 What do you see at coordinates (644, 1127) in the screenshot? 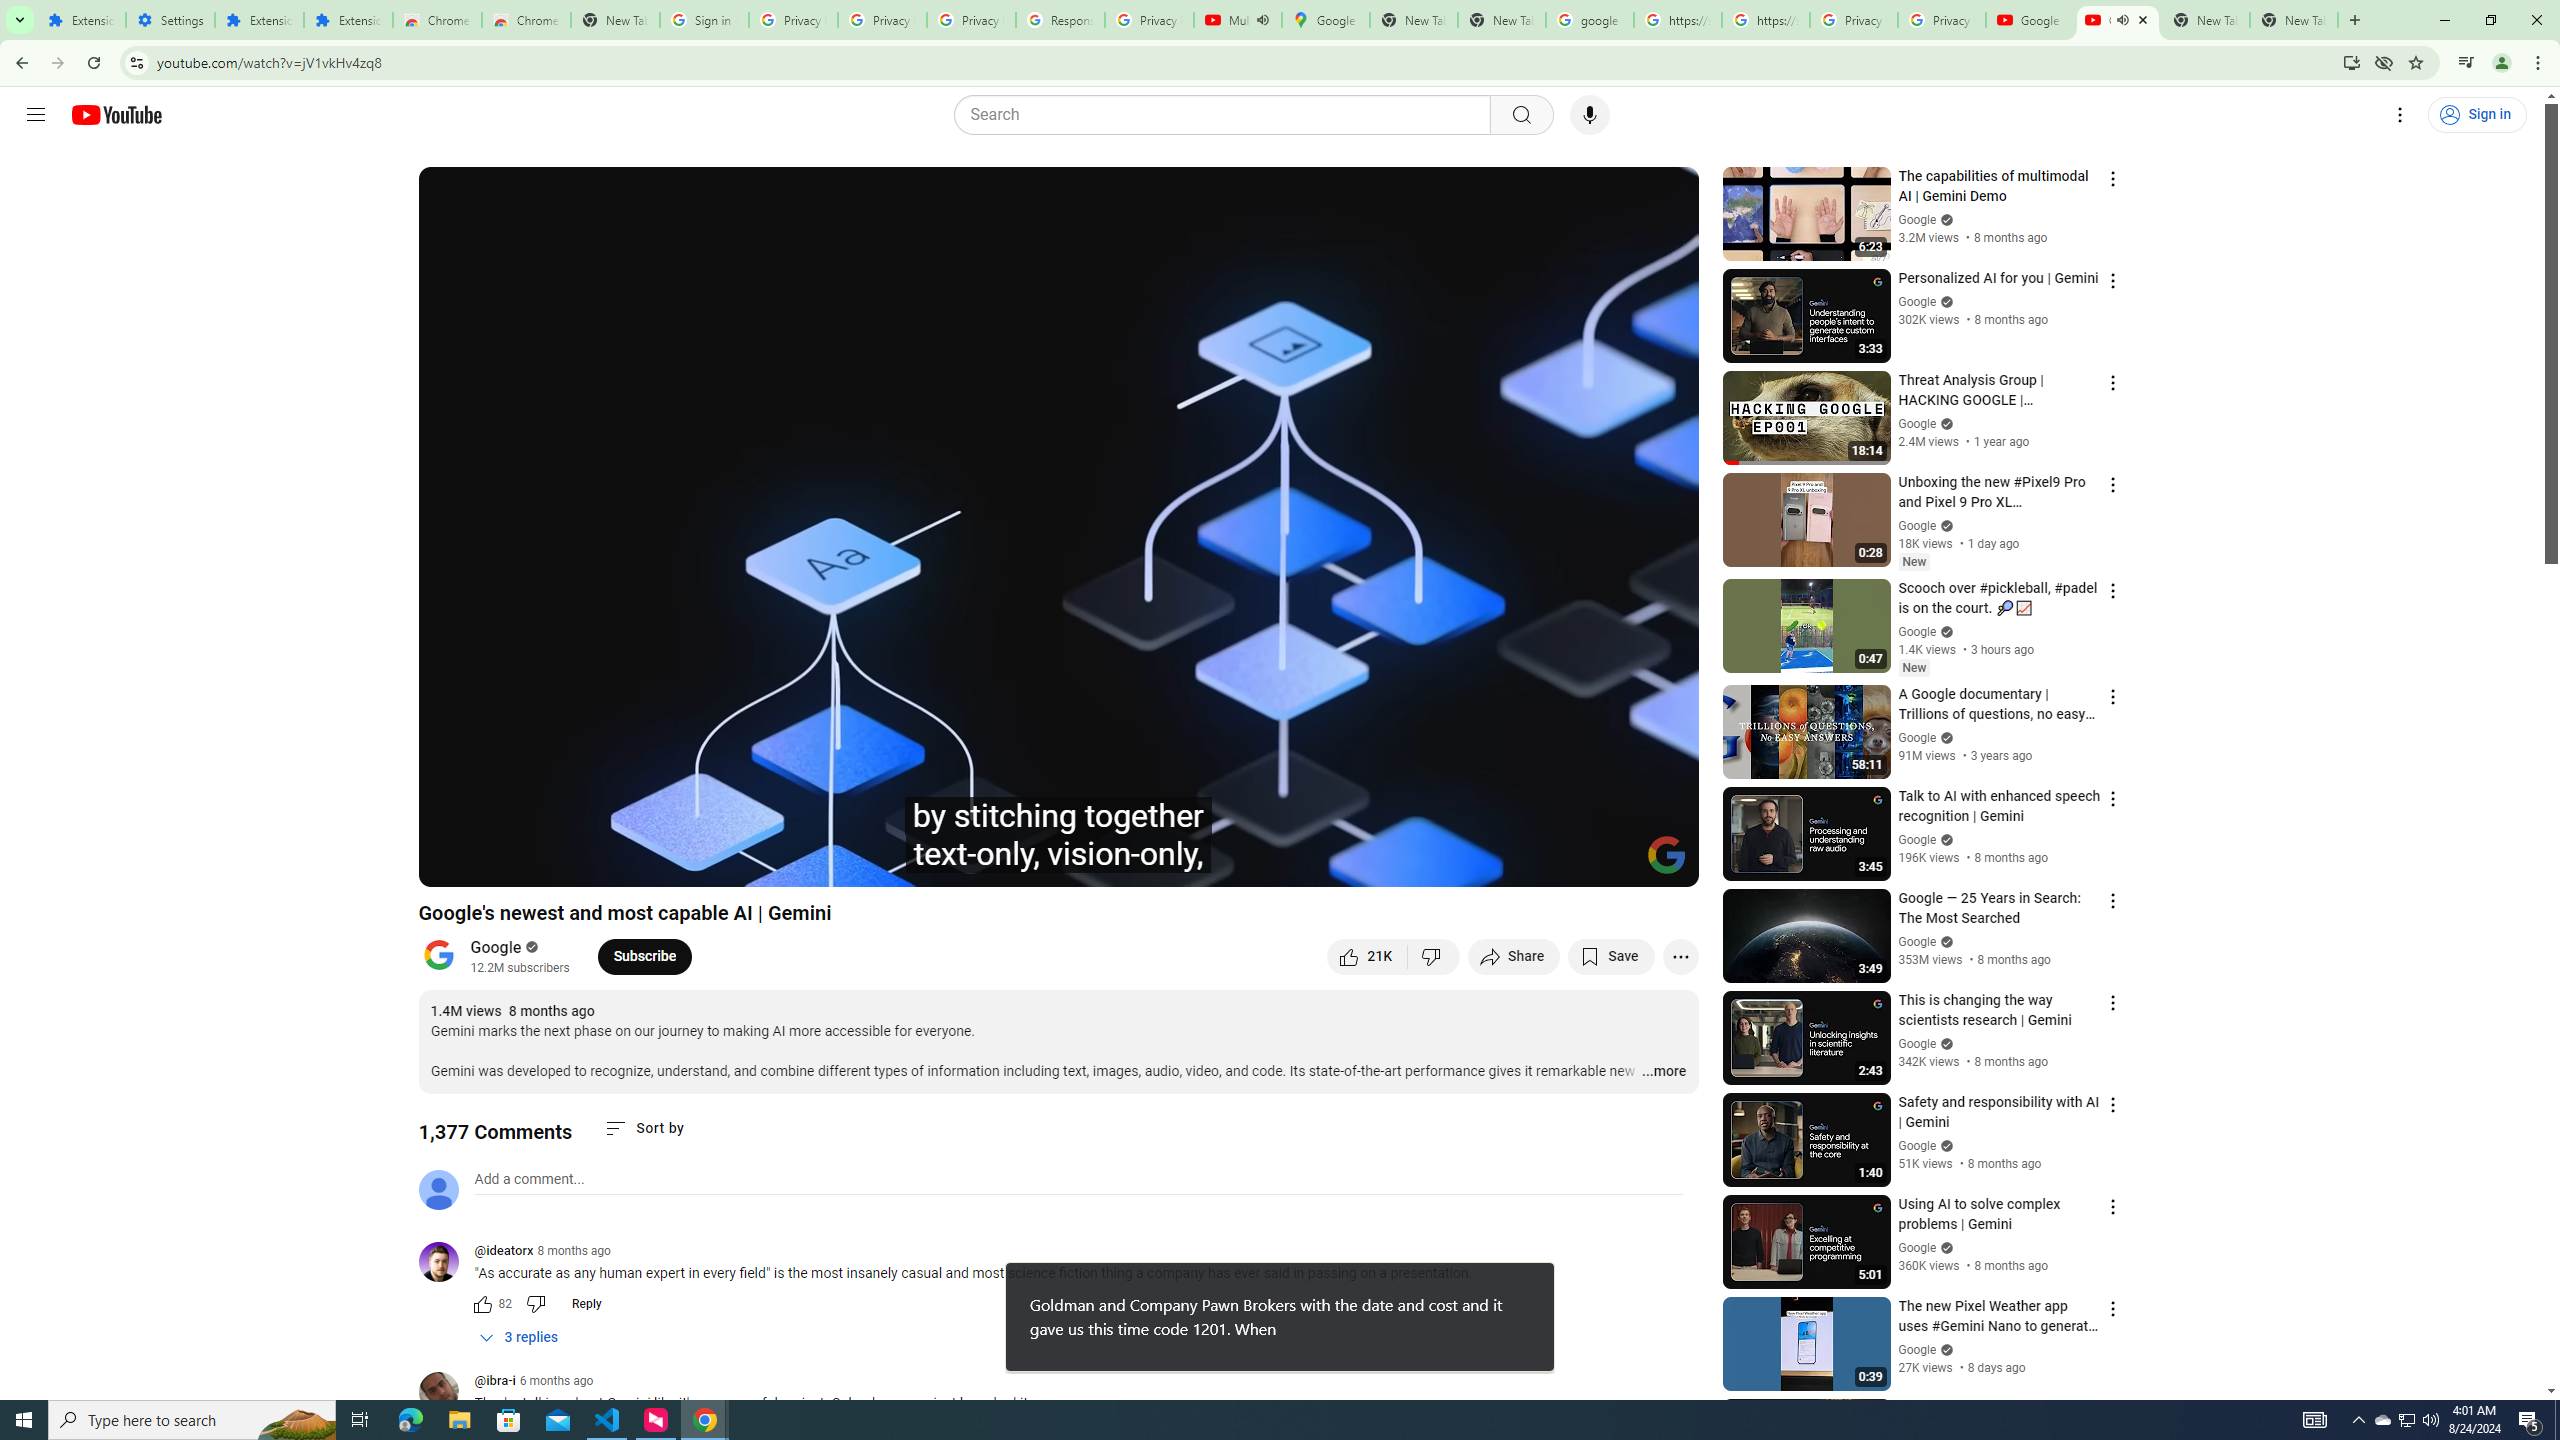
I see `'Sort comments'` at bounding box center [644, 1127].